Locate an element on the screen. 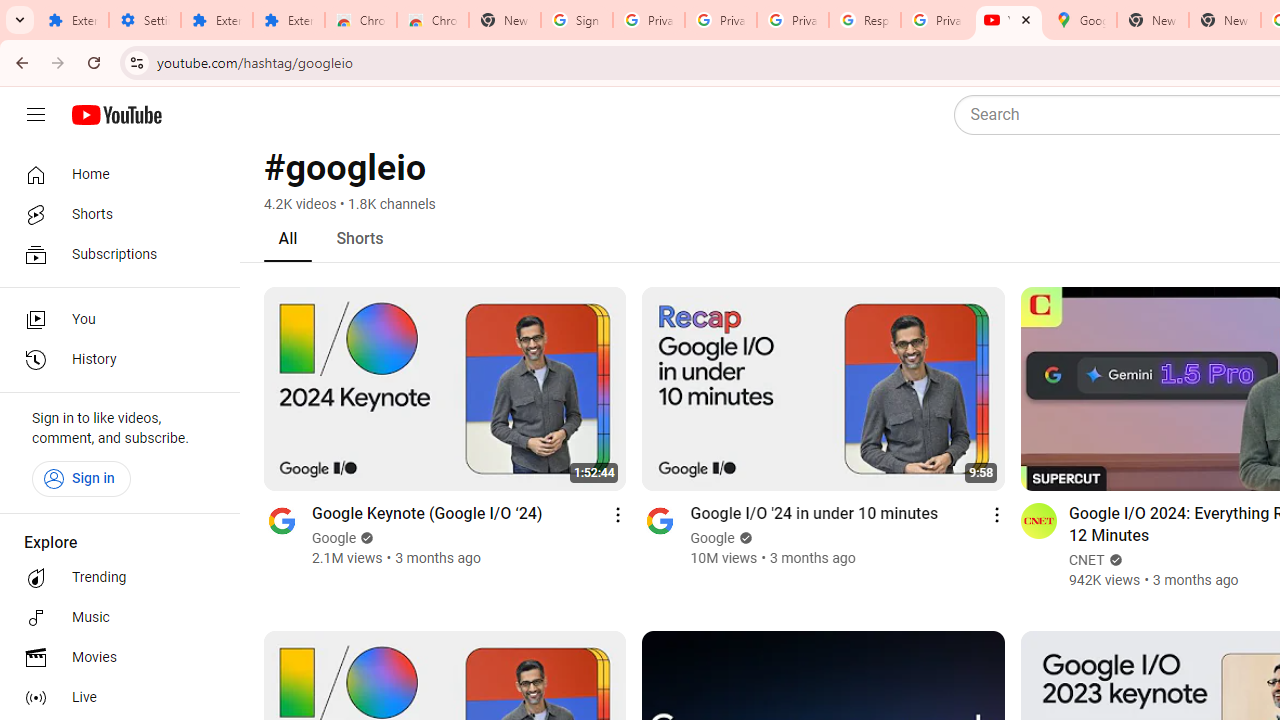  'Shorts' is located at coordinates (359, 238).